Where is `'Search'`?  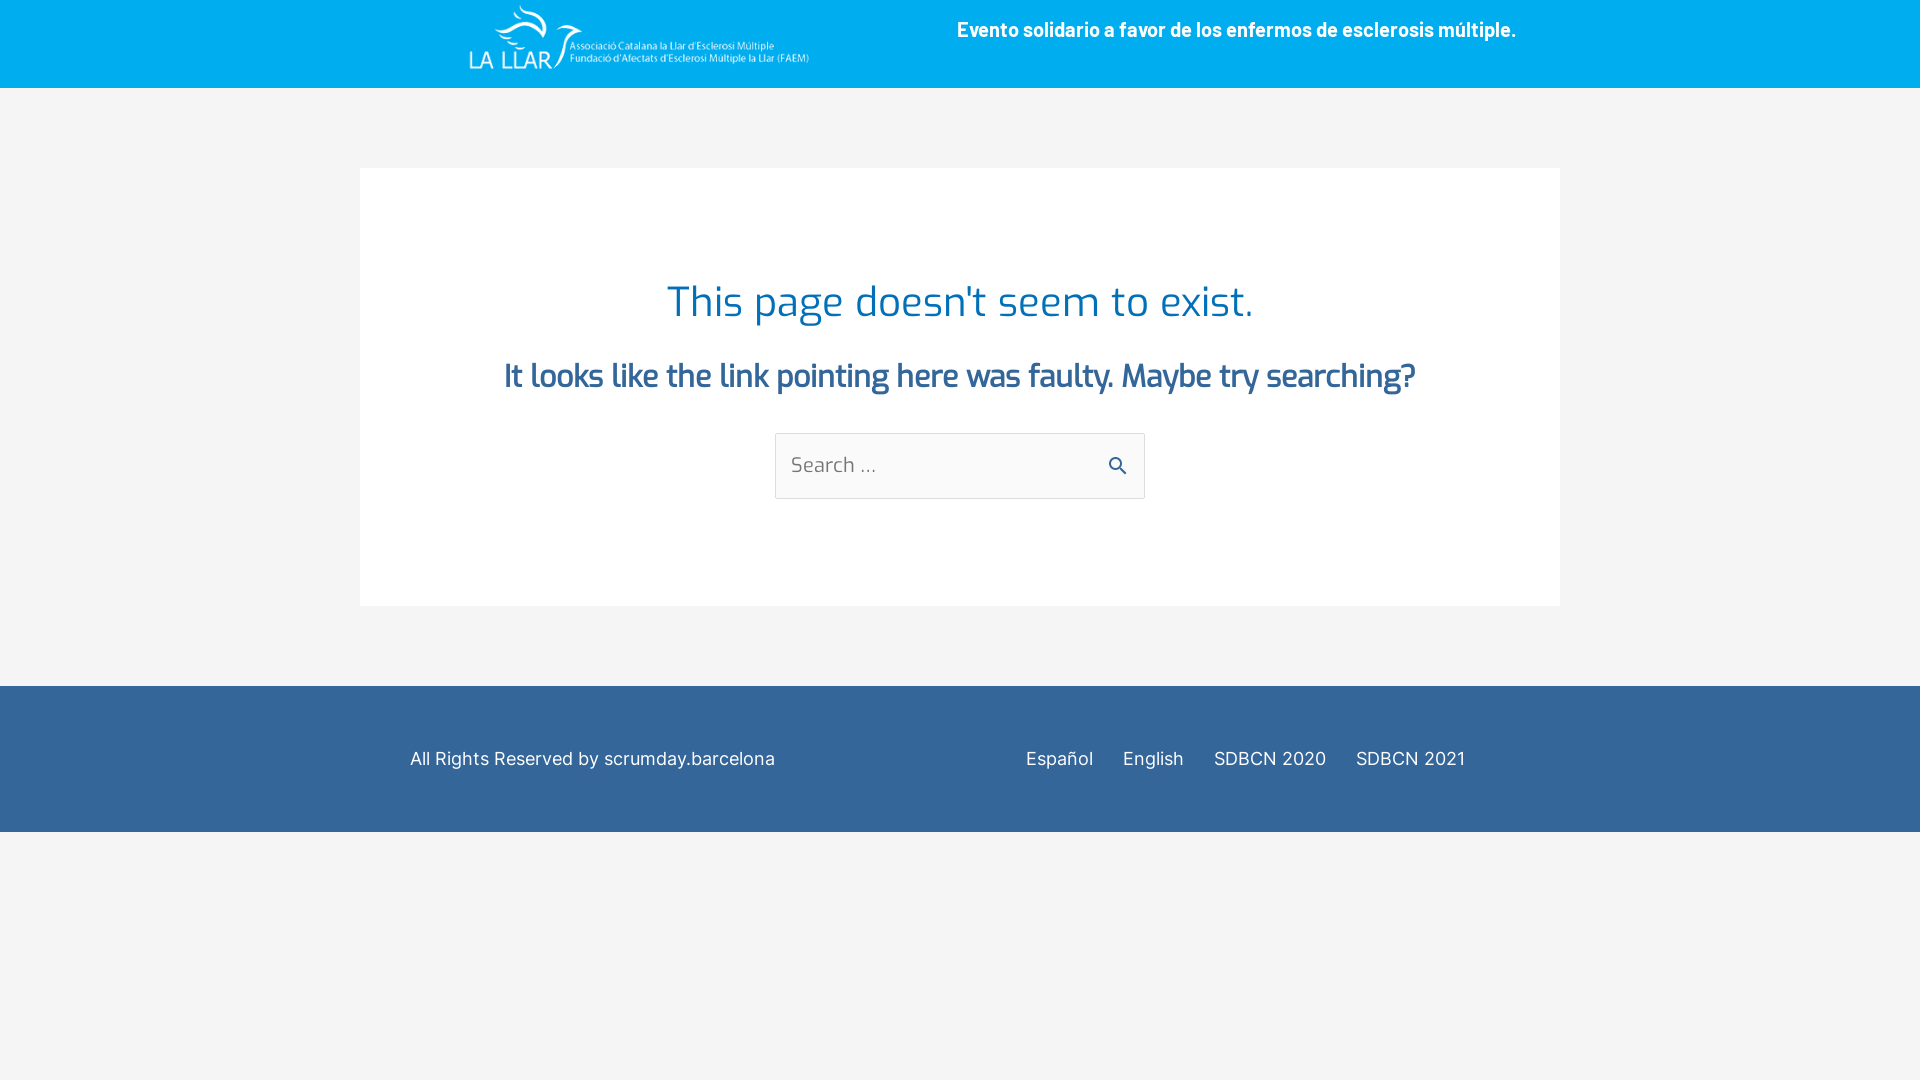 'Search' is located at coordinates (1122, 455).